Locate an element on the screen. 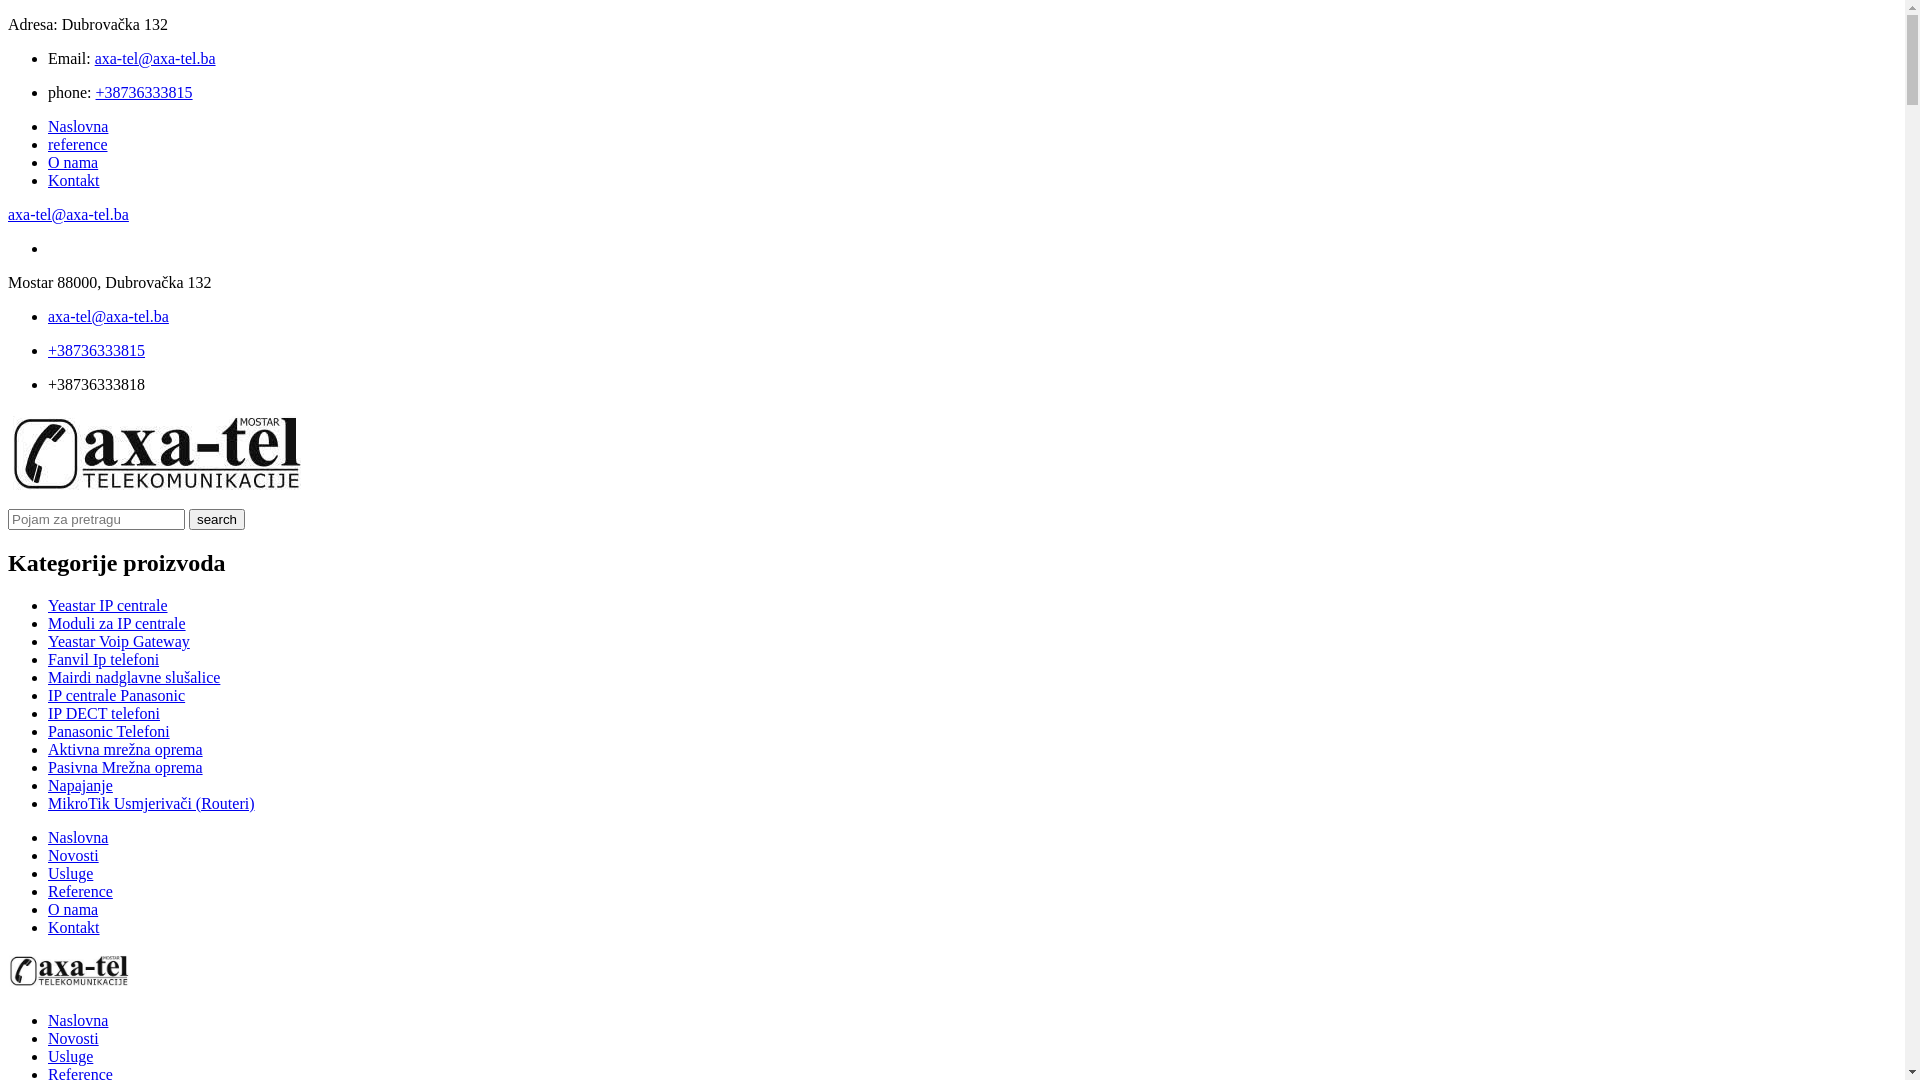 Image resolution: width=1920 pixels, height=1080 pixels. 'IP centrale Panasonic' is located at coordinates (115, 694).